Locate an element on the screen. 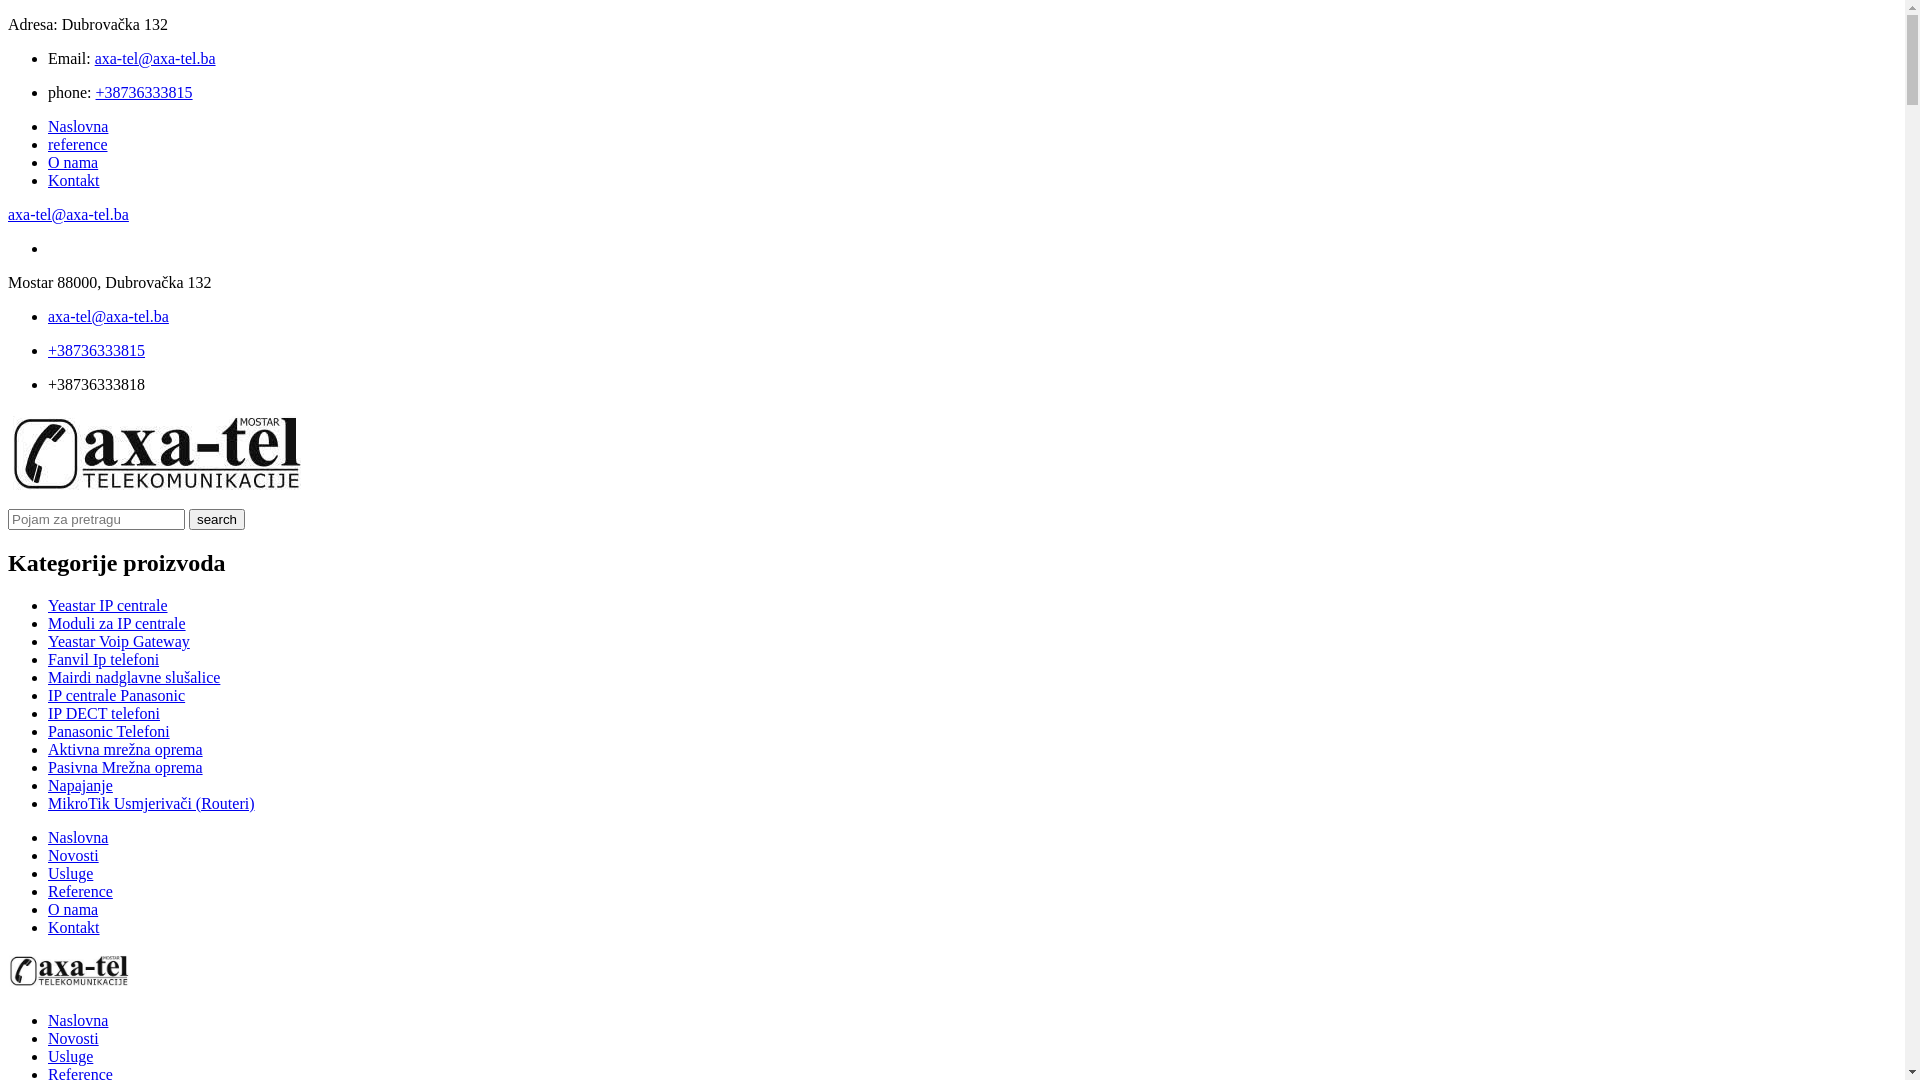 Image resolution: width=1920 pixels, height=1080 pixels. 'IP centrale Panasonic' is located at coordinates (115, 694).